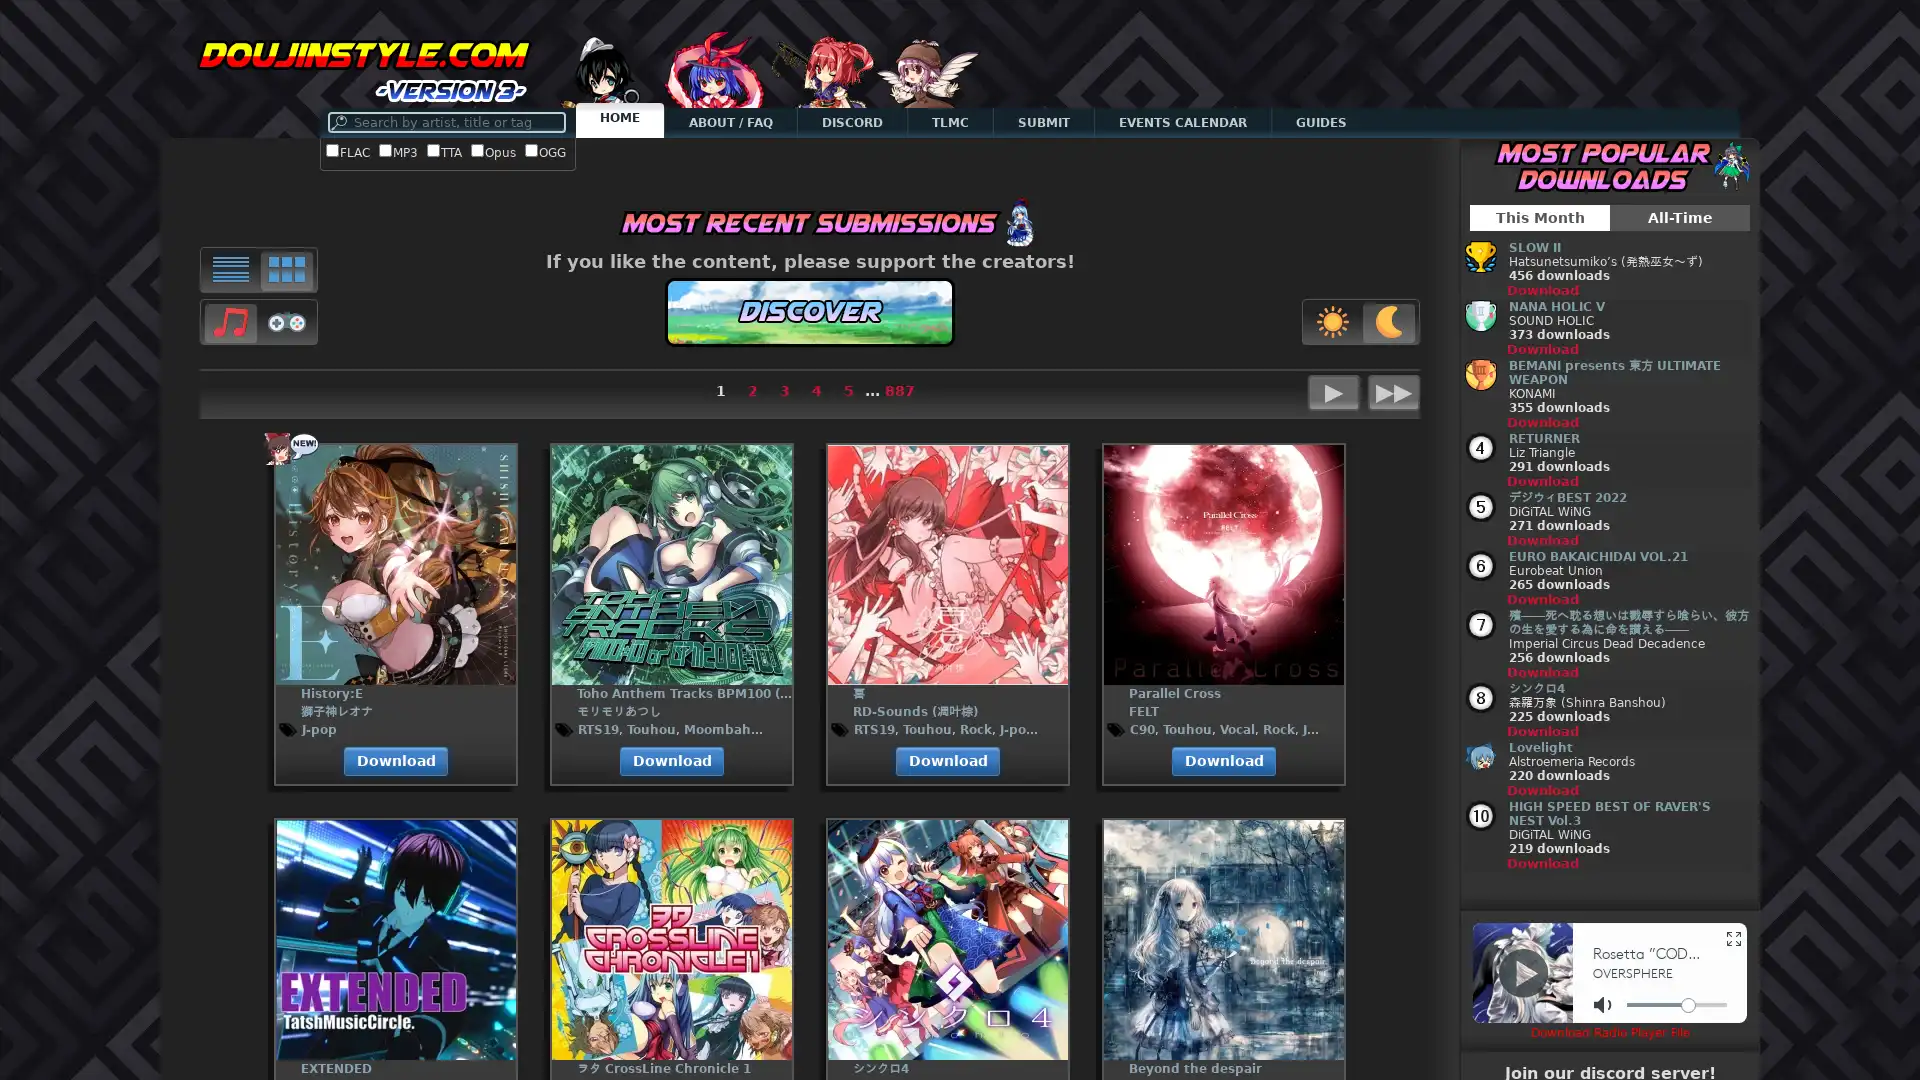 The height and width of the screenshot is (1080, 1920). I want to click on Download, so click(1541, 672).